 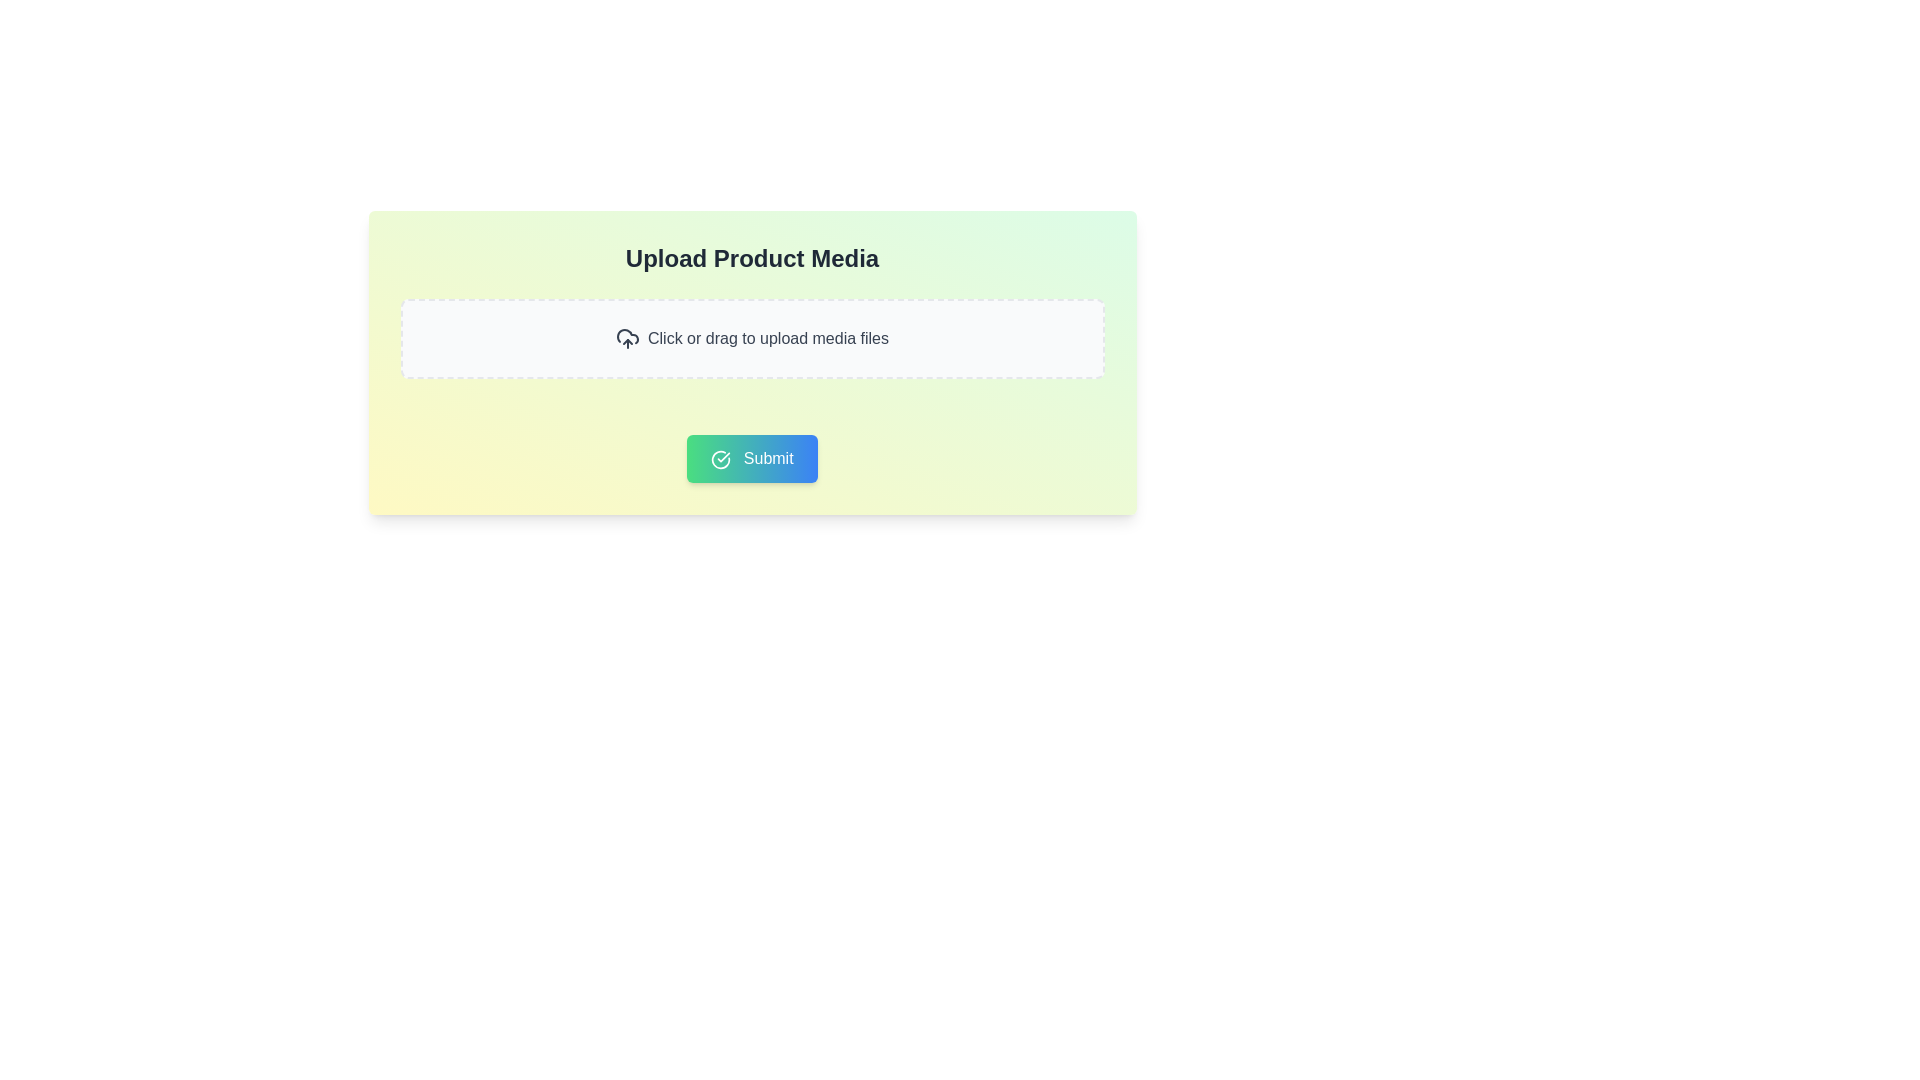 What do you see at coordinates (627, 338) in the screenshot?
I see `the upload icon` at bounding box center [627, 338].